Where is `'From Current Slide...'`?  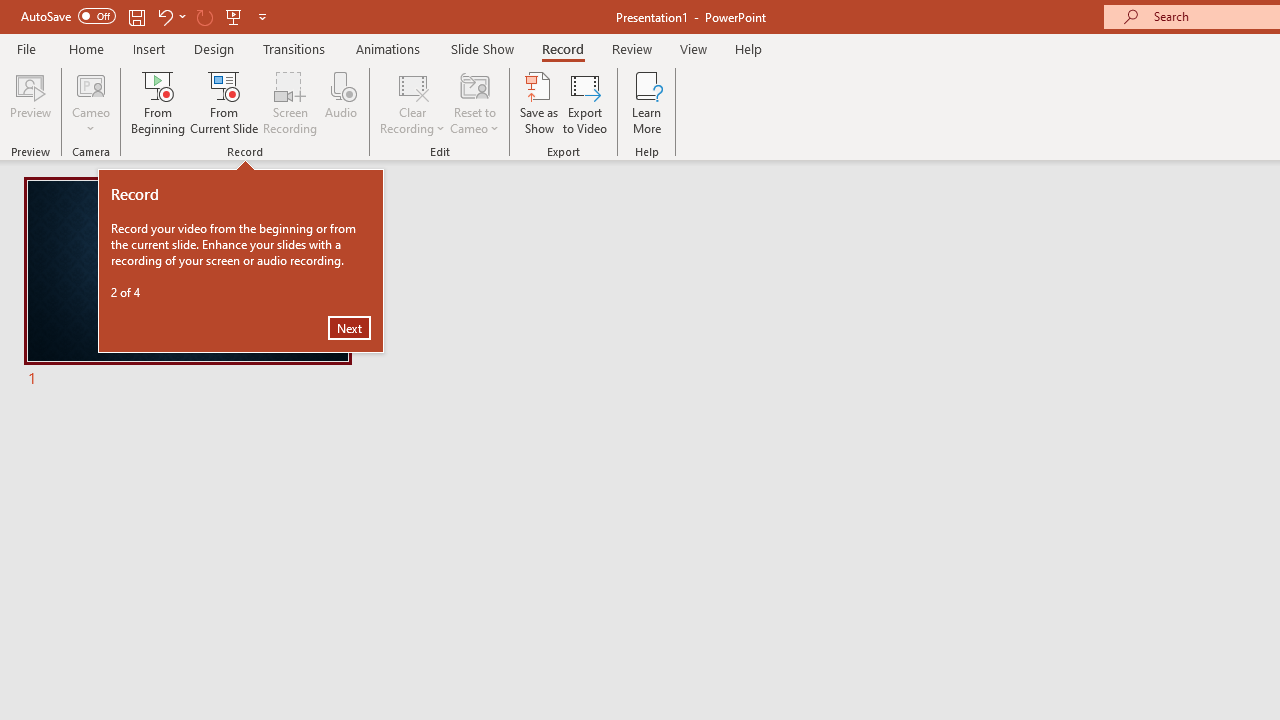
'From Current Slide...' is located at coordinates (224, 103).